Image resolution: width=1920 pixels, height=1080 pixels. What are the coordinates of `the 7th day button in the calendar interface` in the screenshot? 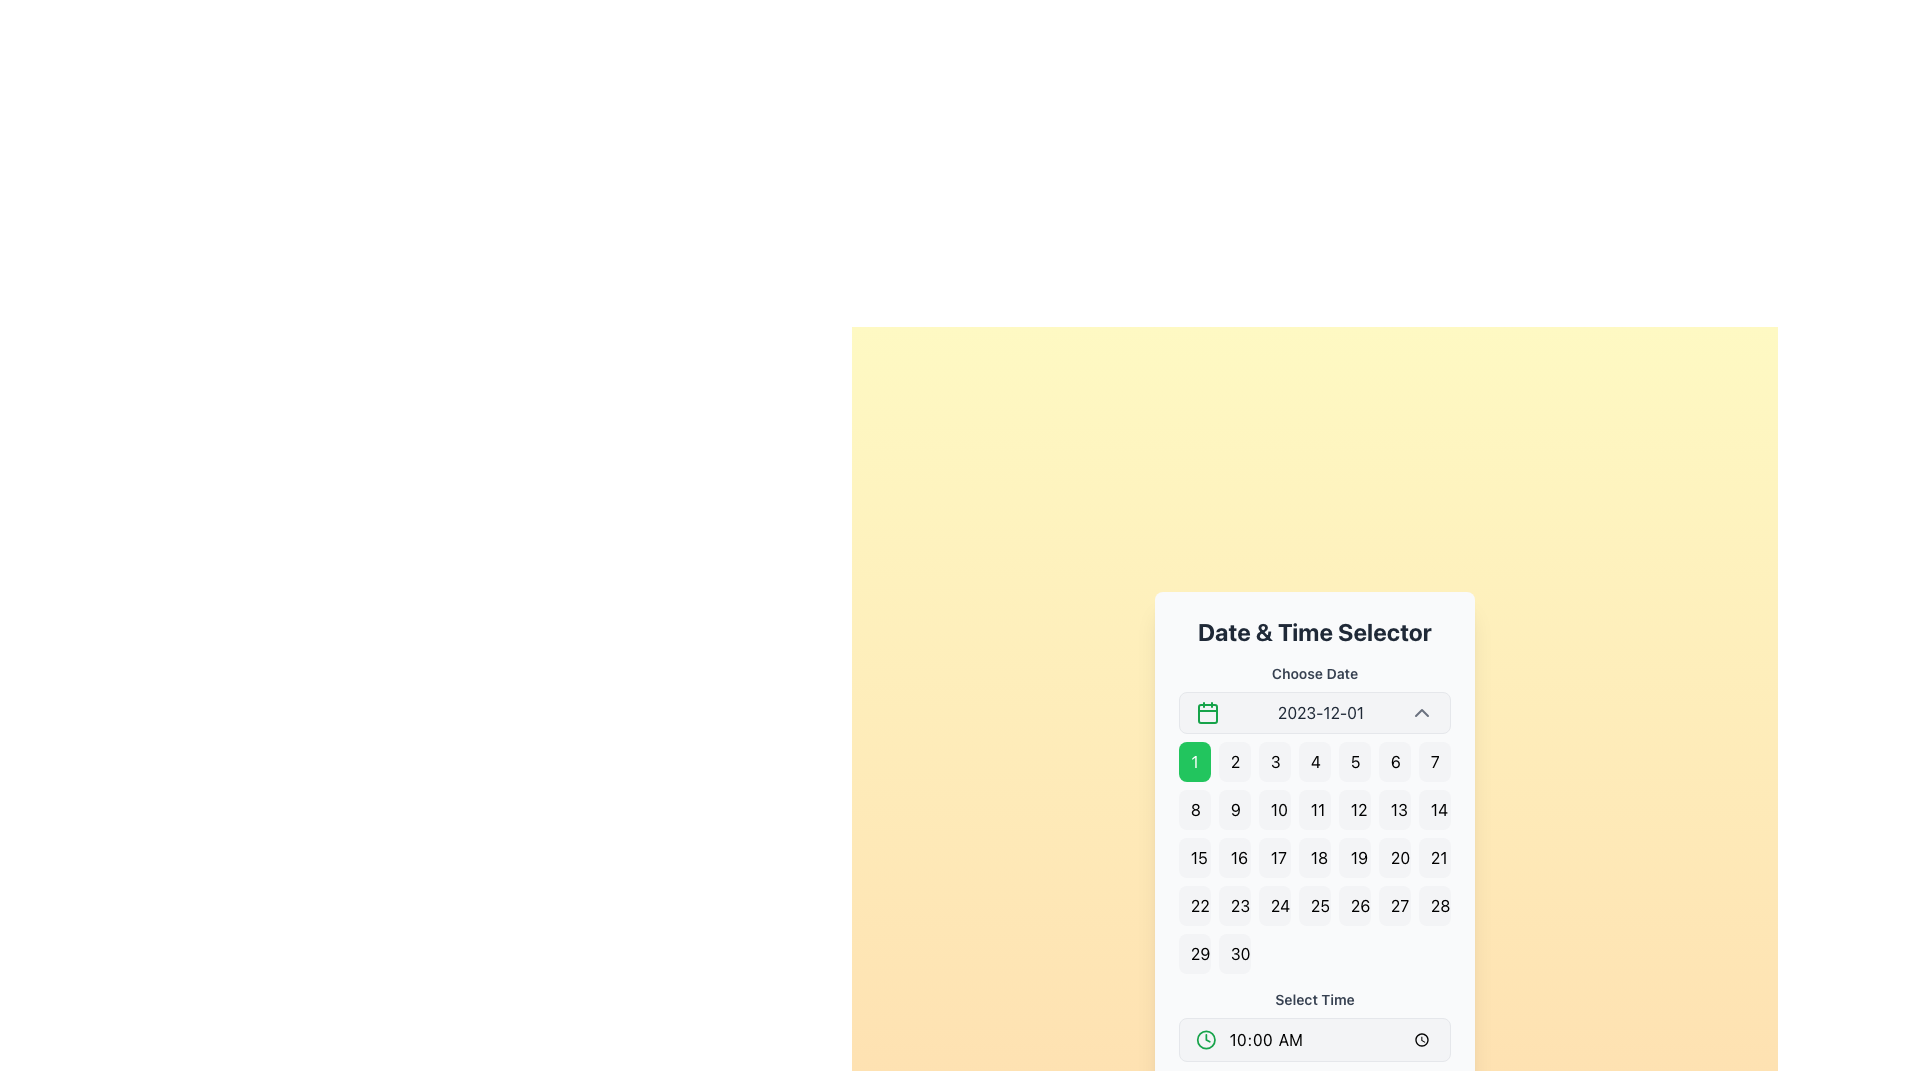 It's located at (1434, 762).